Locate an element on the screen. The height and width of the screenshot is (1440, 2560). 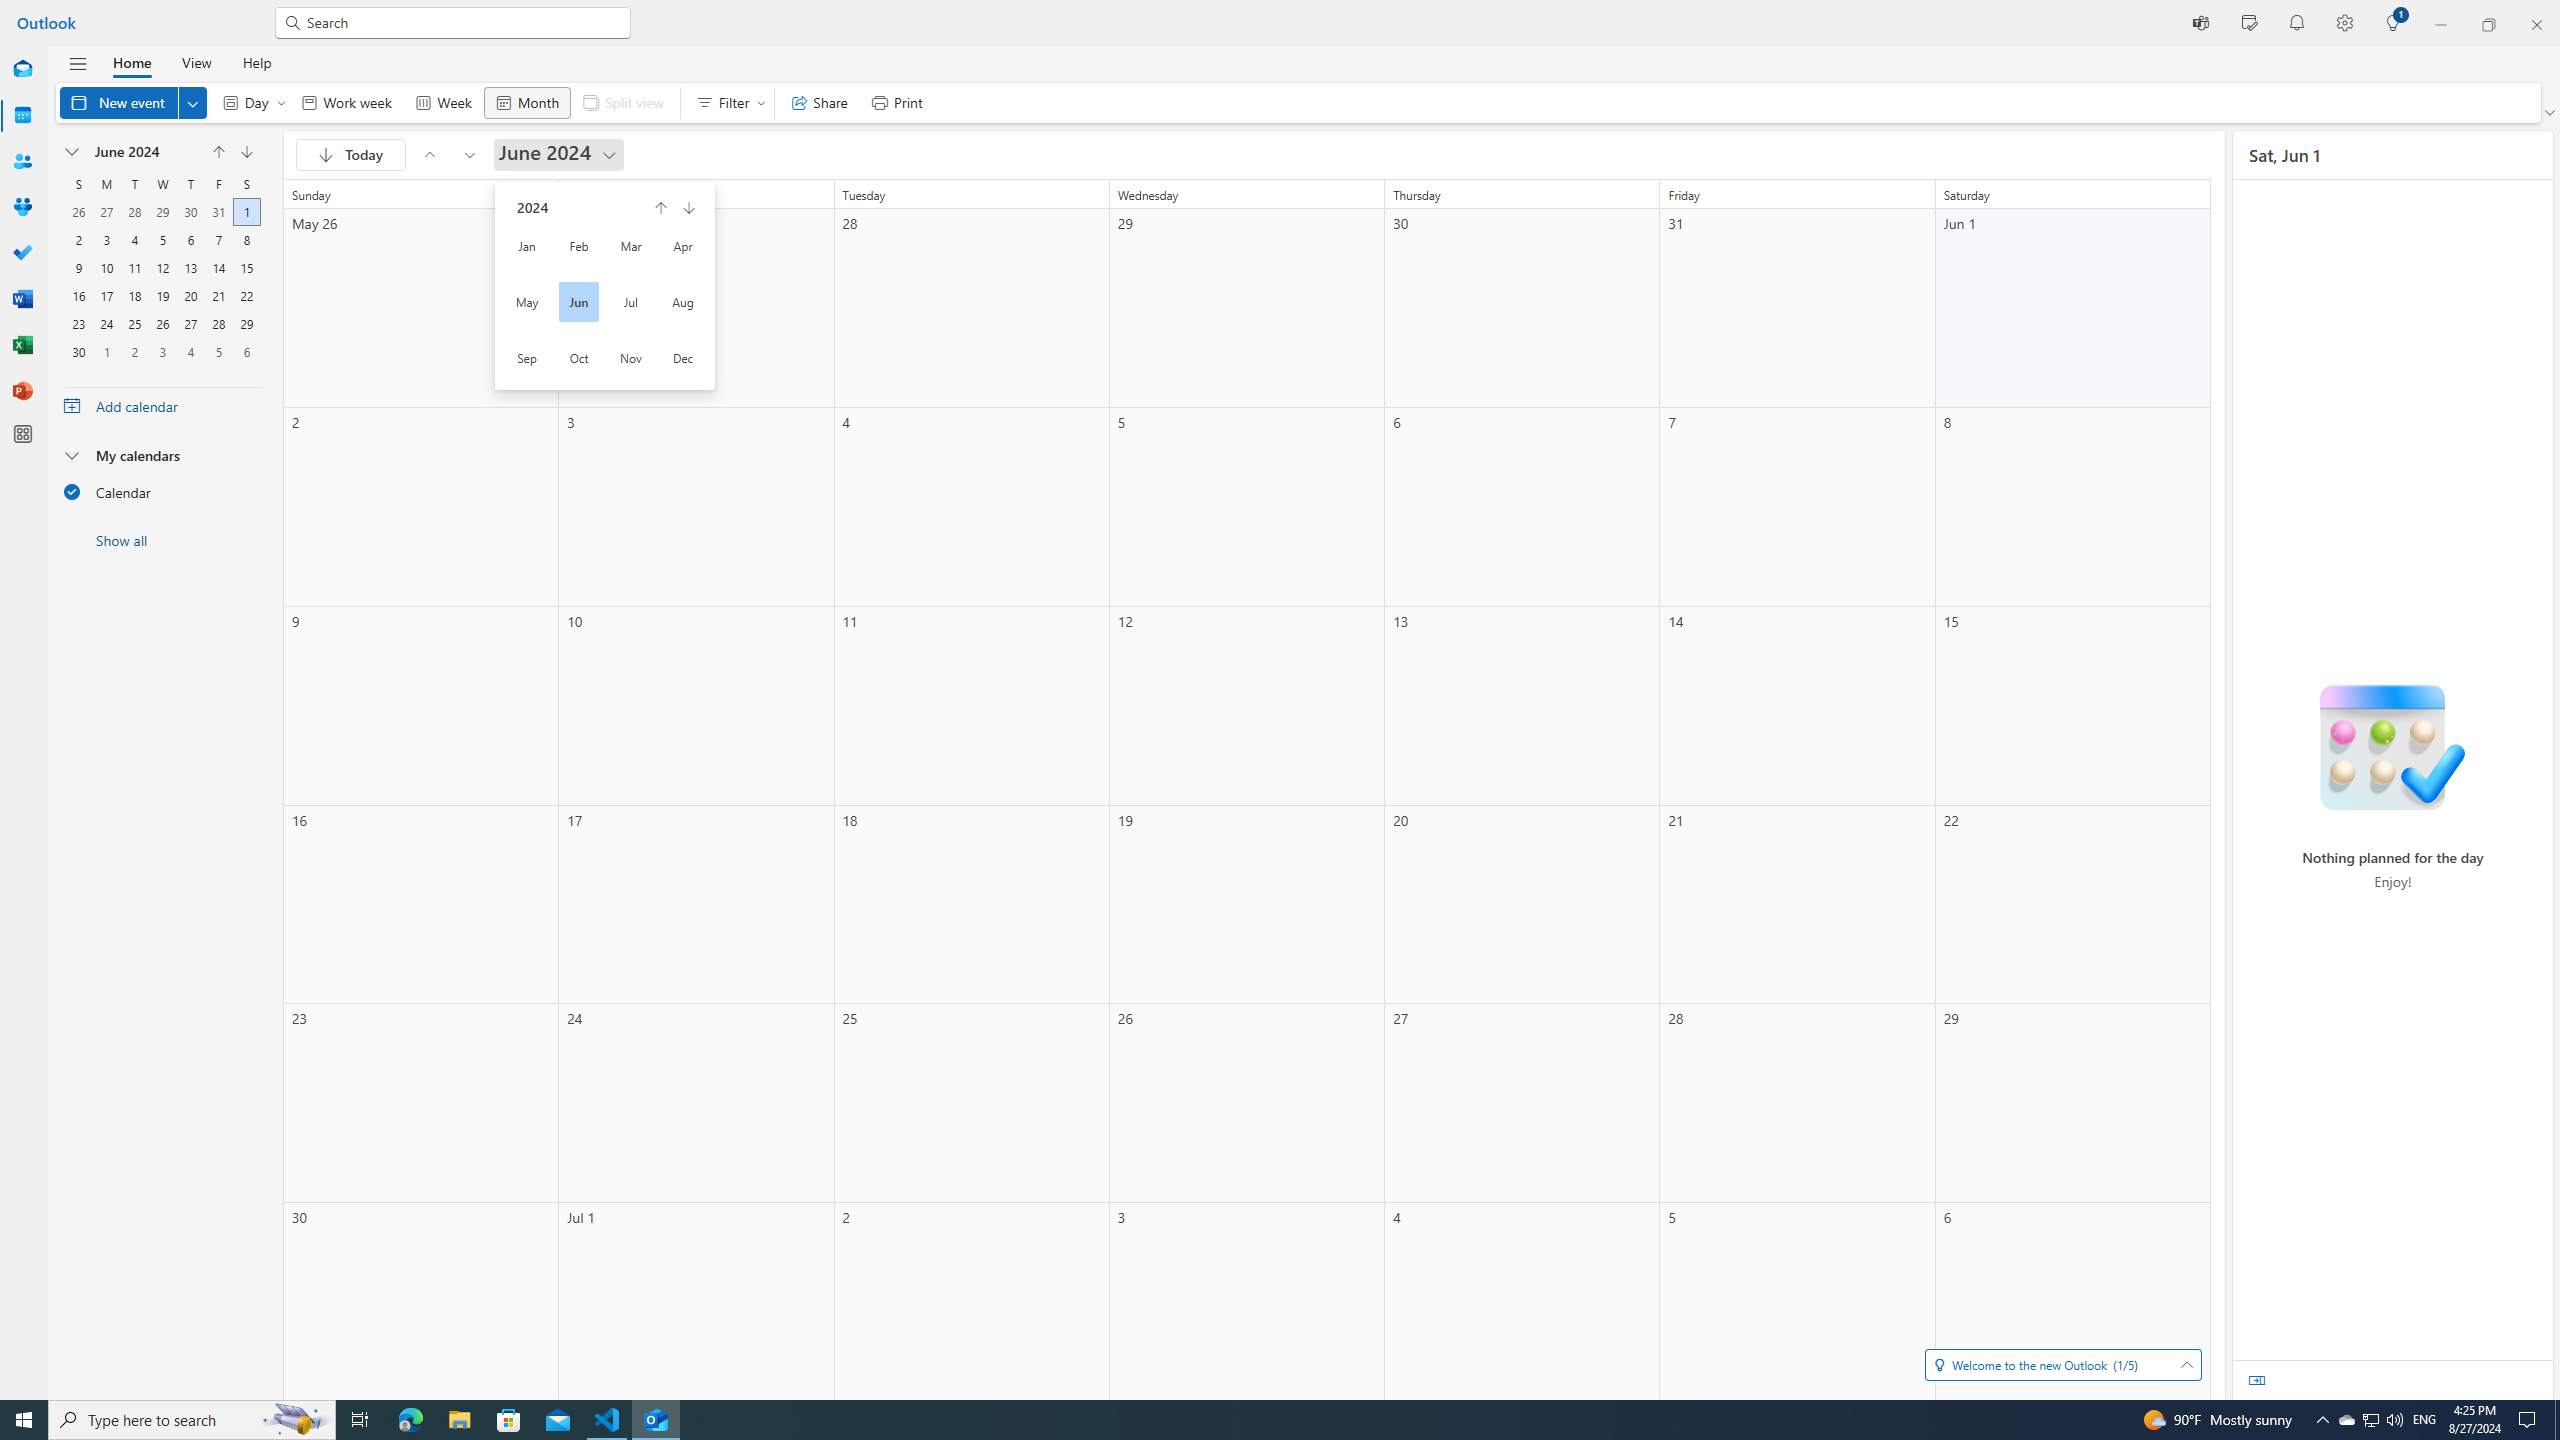
'Expand to see more New options' is located at coordinates (192, 102).